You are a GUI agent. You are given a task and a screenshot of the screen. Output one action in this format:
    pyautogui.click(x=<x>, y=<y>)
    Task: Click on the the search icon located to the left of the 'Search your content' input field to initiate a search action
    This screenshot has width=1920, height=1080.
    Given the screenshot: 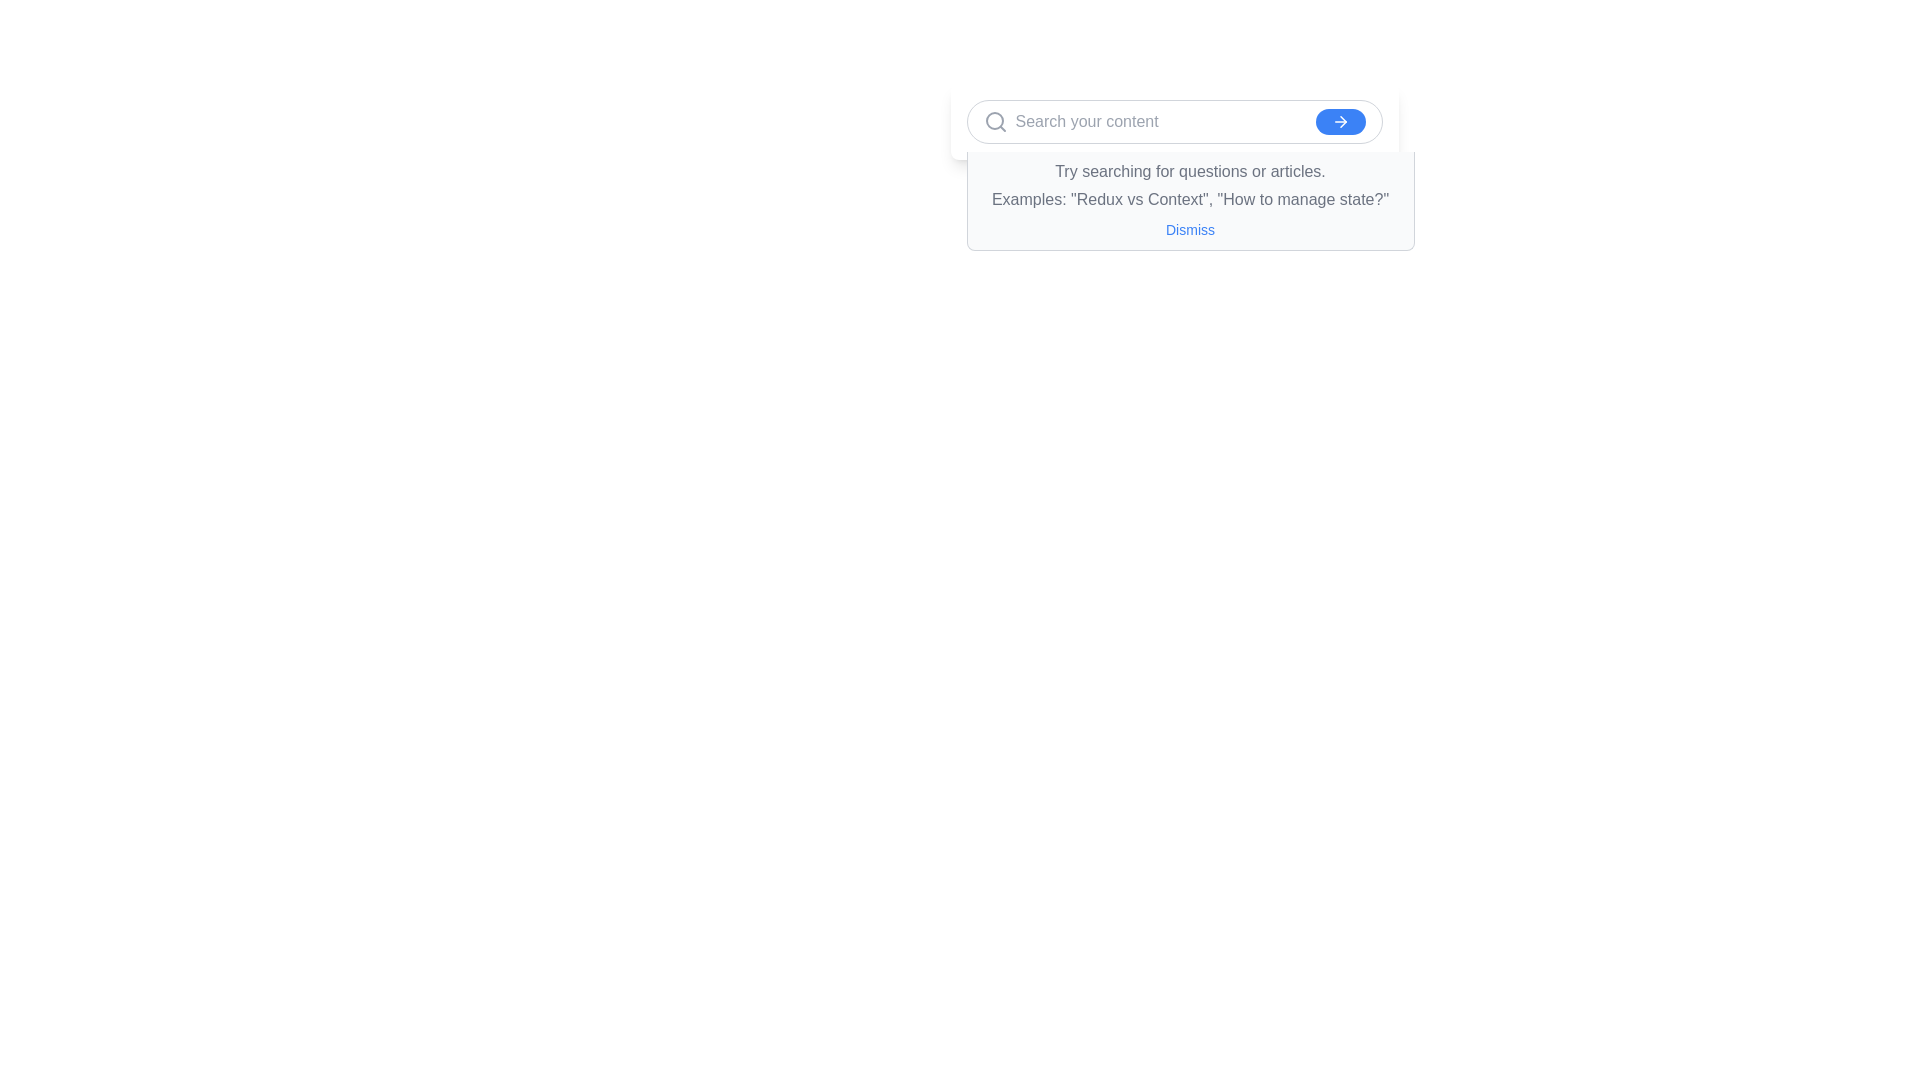 What is the action you would take?
    pyautogui.click(x=995, y=122)
    